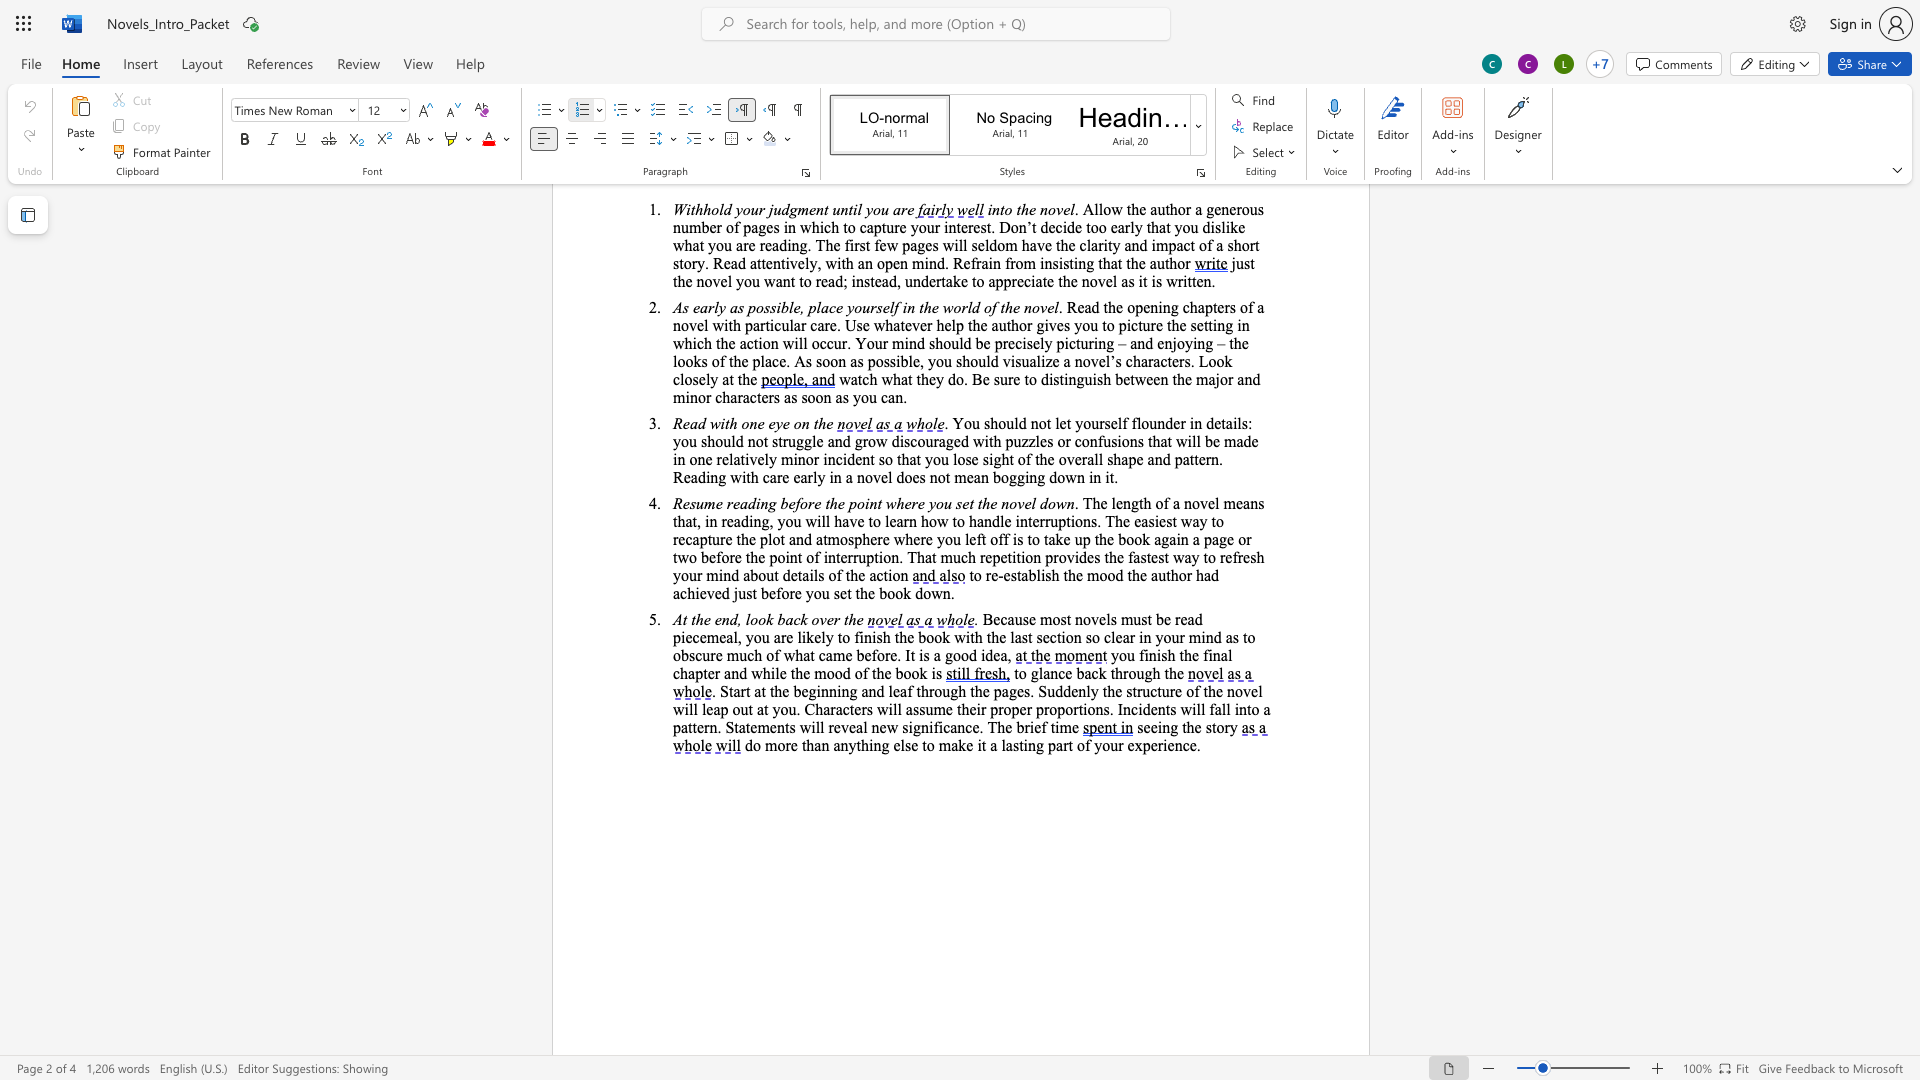 The height and width of the screenshot is (1080, 1920). Describe the element at coordinates (750, 618) in the screenshot. I see `the space between the continuous character "l" and "o" in the text` at that location.